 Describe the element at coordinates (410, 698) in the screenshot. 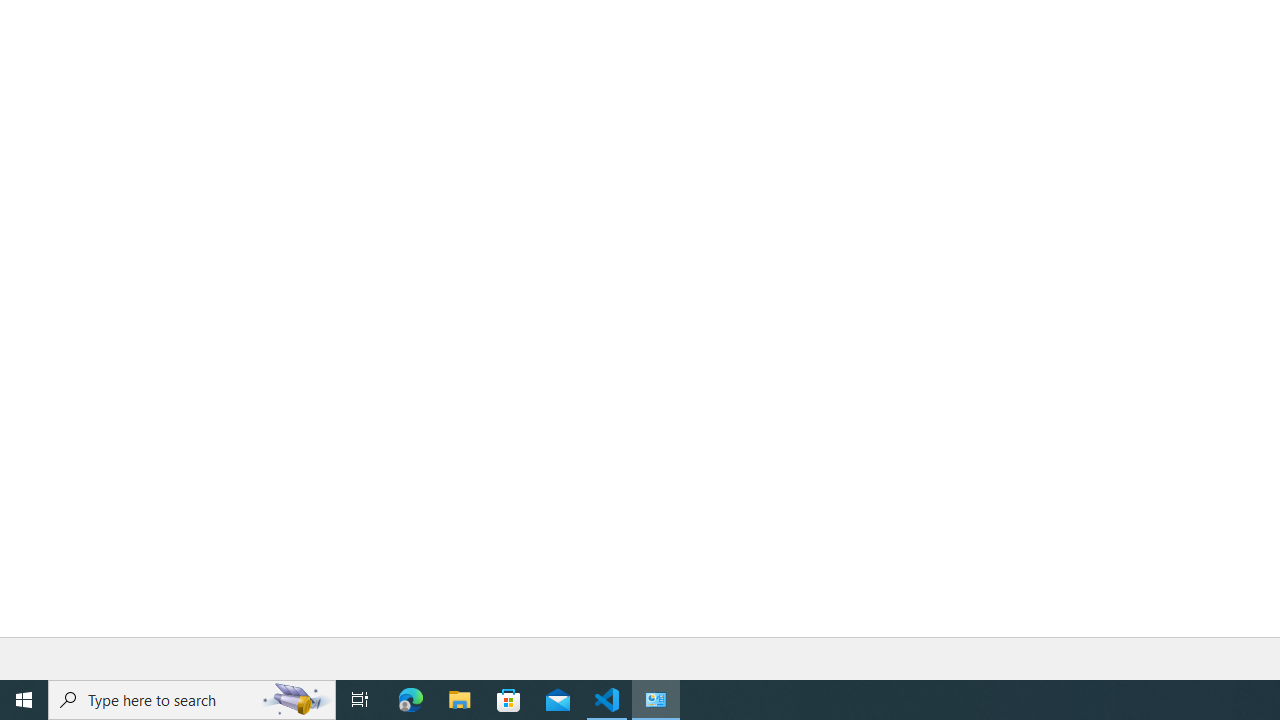

I see `'Microsoft Edge'` at that location.